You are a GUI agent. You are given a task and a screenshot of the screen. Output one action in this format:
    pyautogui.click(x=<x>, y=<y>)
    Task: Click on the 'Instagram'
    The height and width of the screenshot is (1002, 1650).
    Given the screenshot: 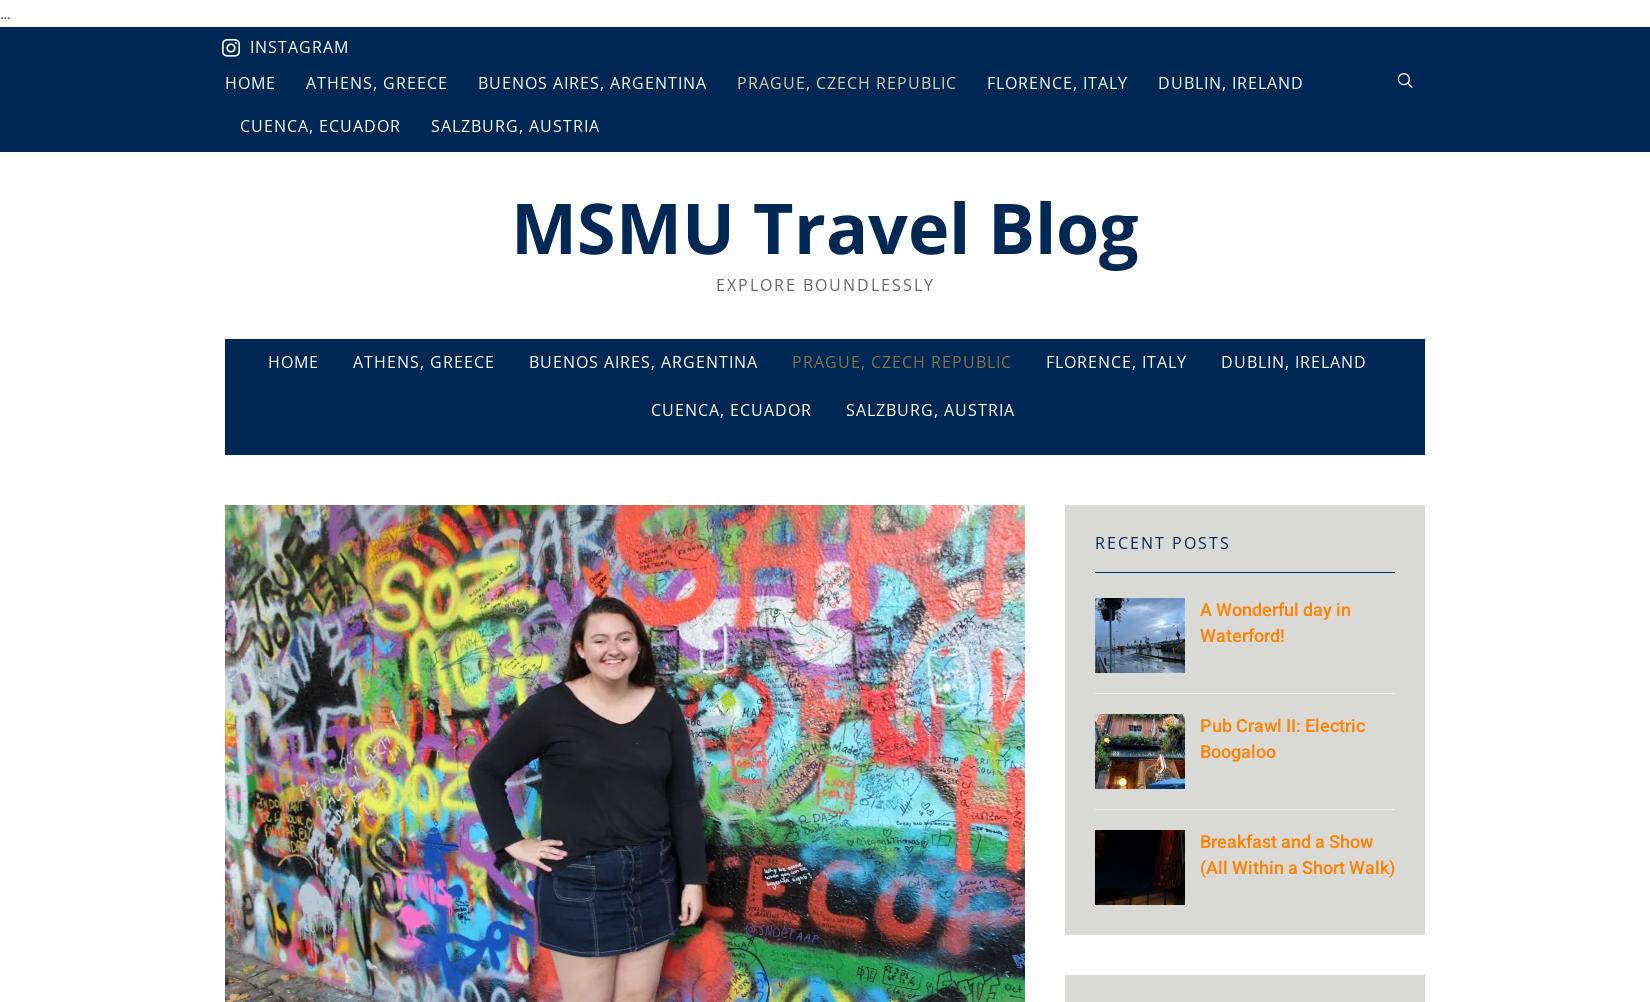 What is the action you would take?
    pyautogui.click(x=299, y=46)
    